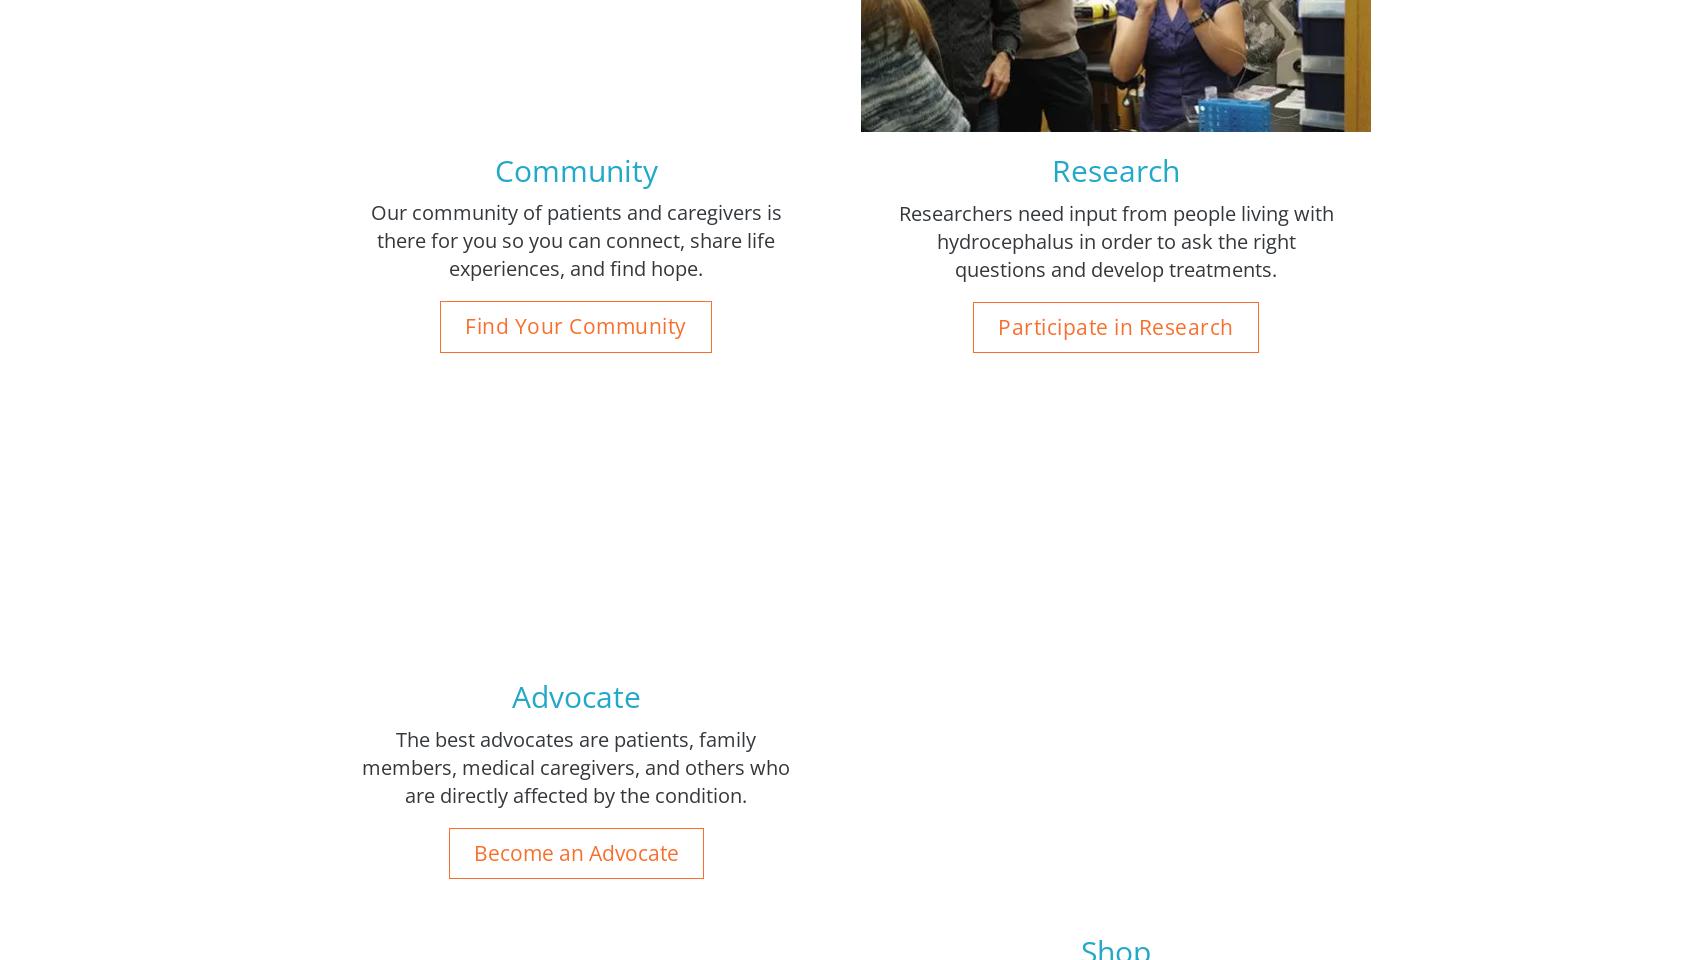 The width and height of the screenshot is (1692, 960). I want to click on 'Participate in Research', so click(1115, 326).